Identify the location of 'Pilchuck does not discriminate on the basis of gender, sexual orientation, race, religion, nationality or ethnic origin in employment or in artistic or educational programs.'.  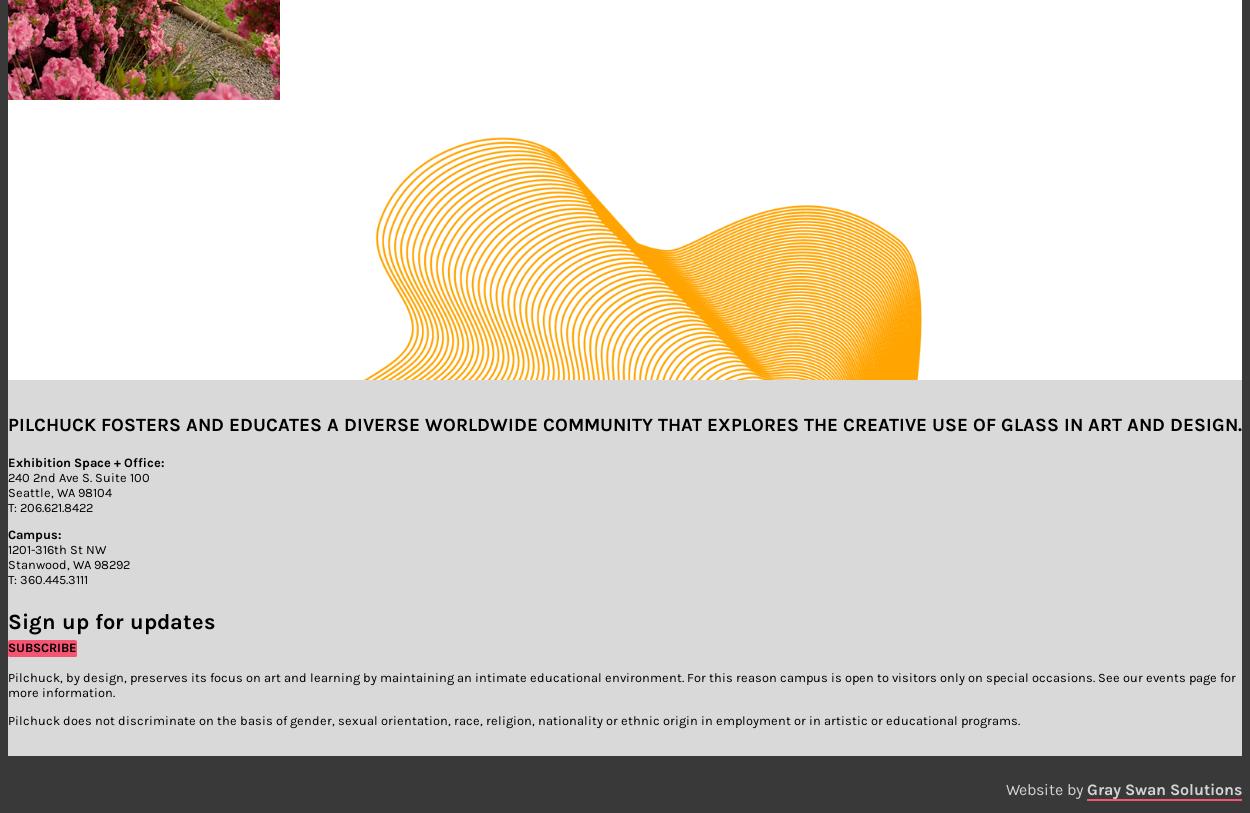
(514, 719).